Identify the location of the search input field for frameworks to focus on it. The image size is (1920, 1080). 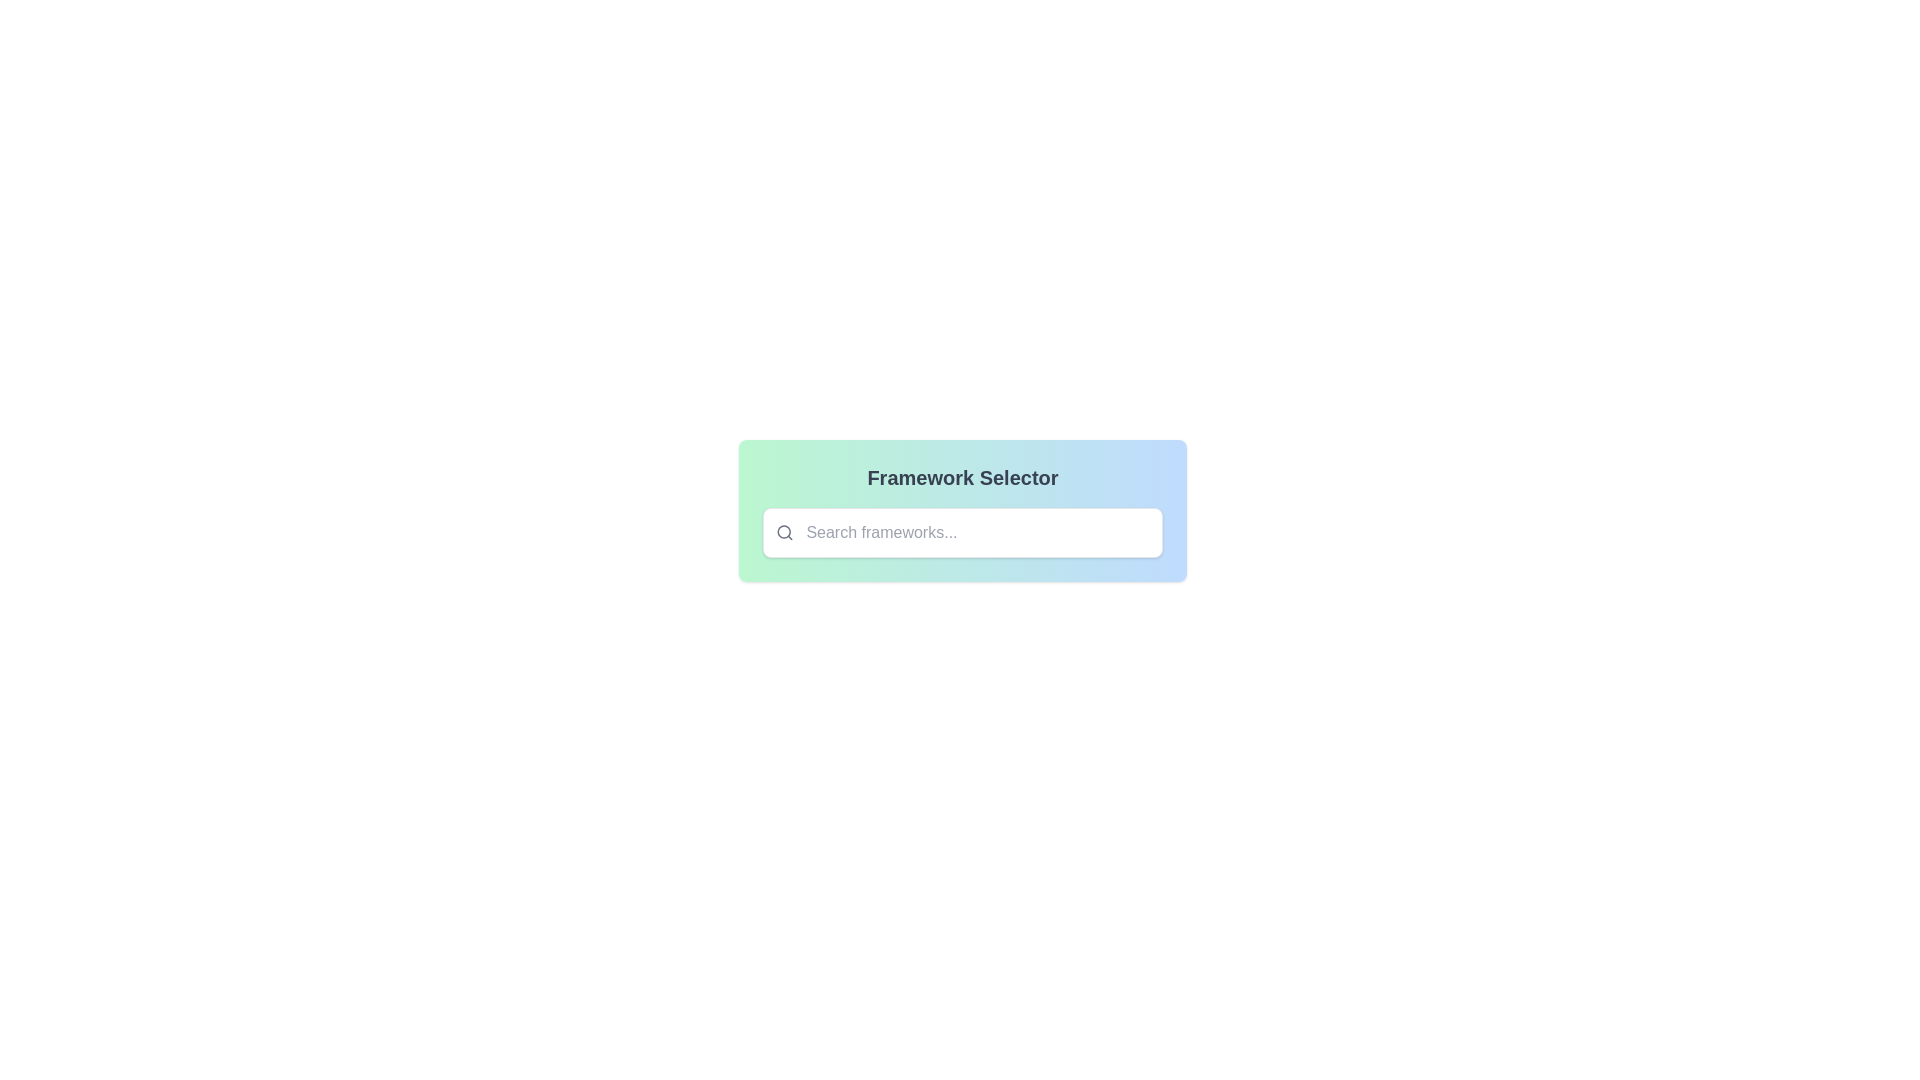
(963, 531).